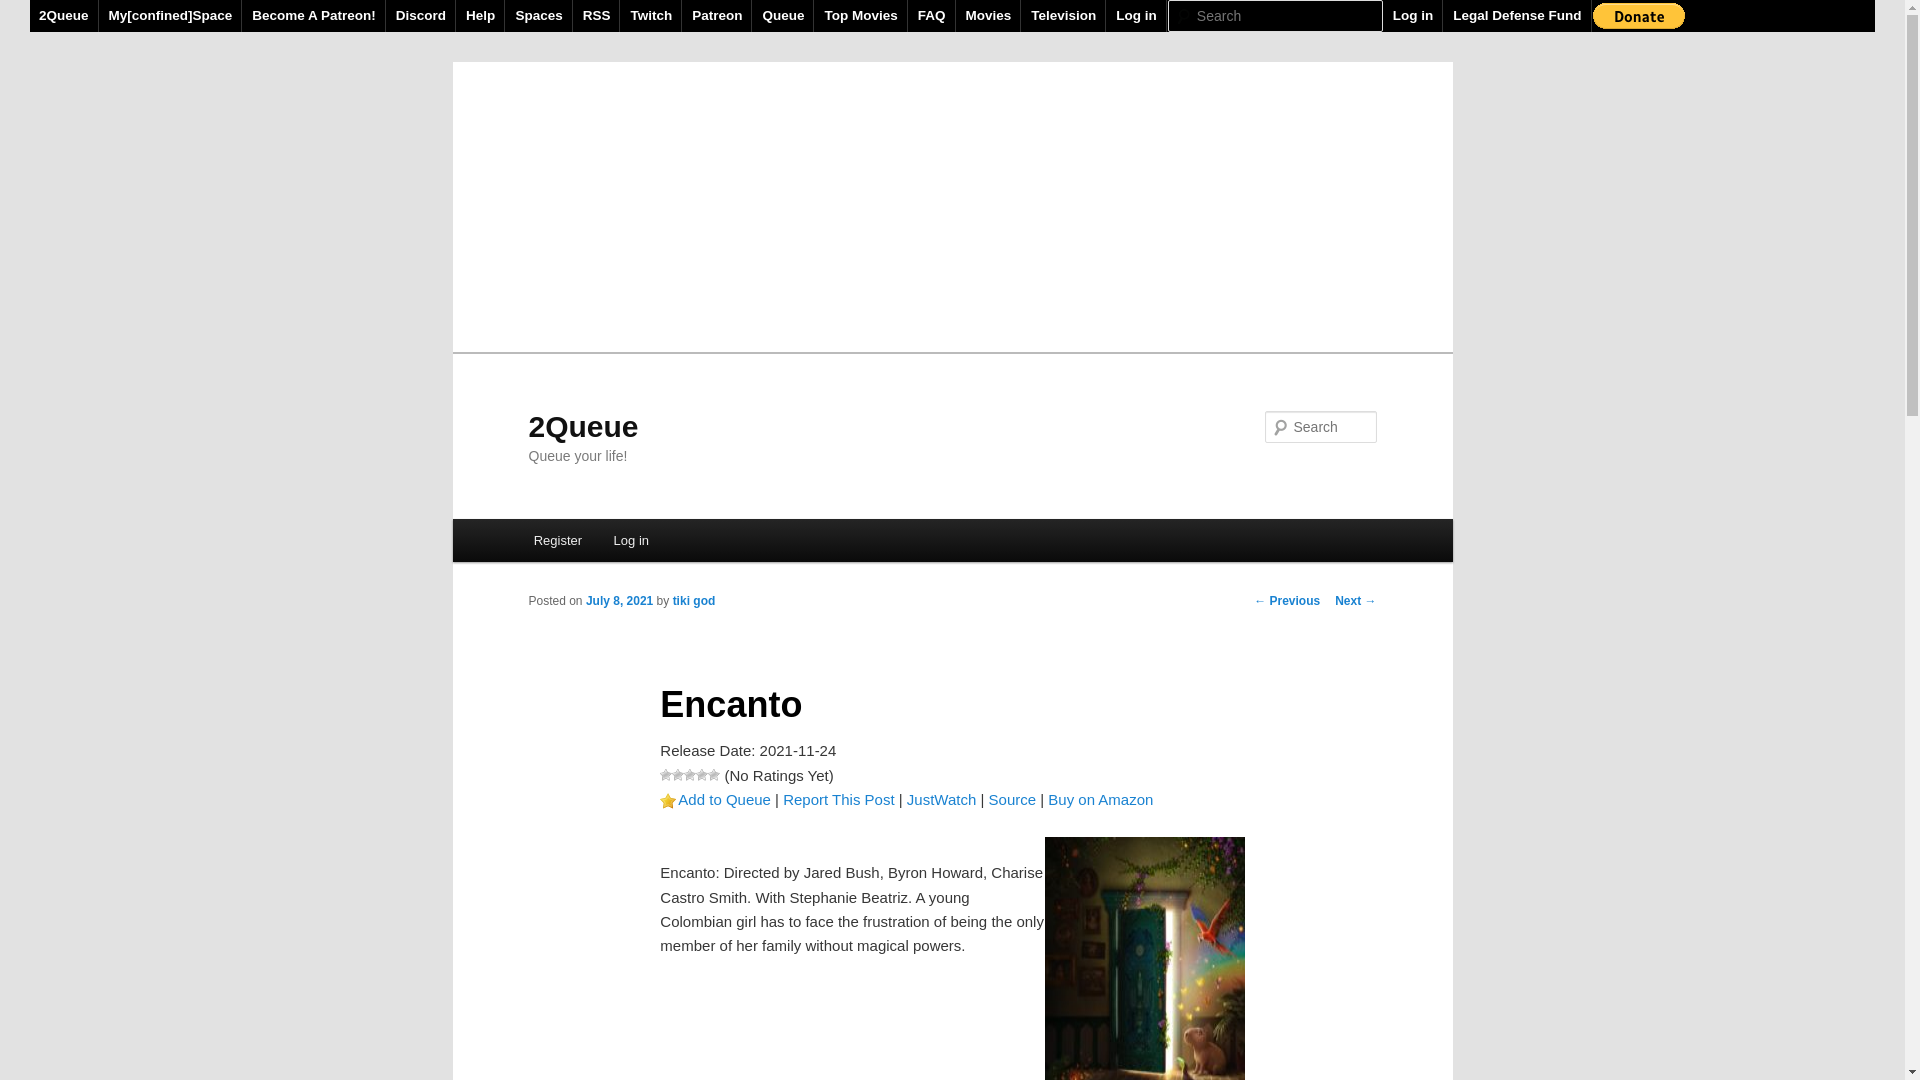  Describe the element at coordinates (723, 798) in the screenshot. I see `'Add to Queue'` at that location.